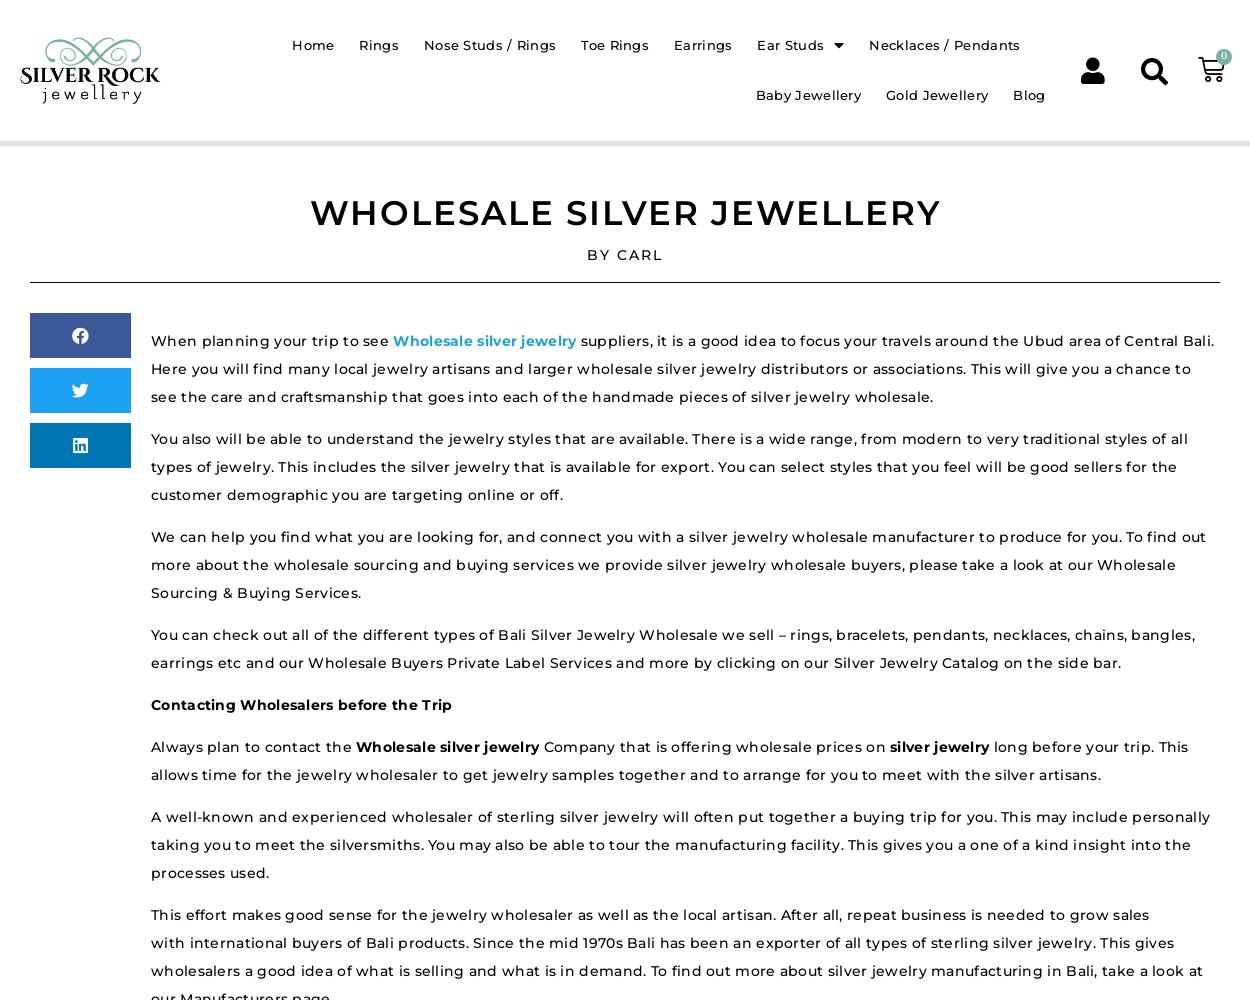 This screenshot has width=1250, height=1000. What do you see at coordinates (890, 746) in the screenshot?
I see `'silver jewelry'` at bounding box center [890, 746].